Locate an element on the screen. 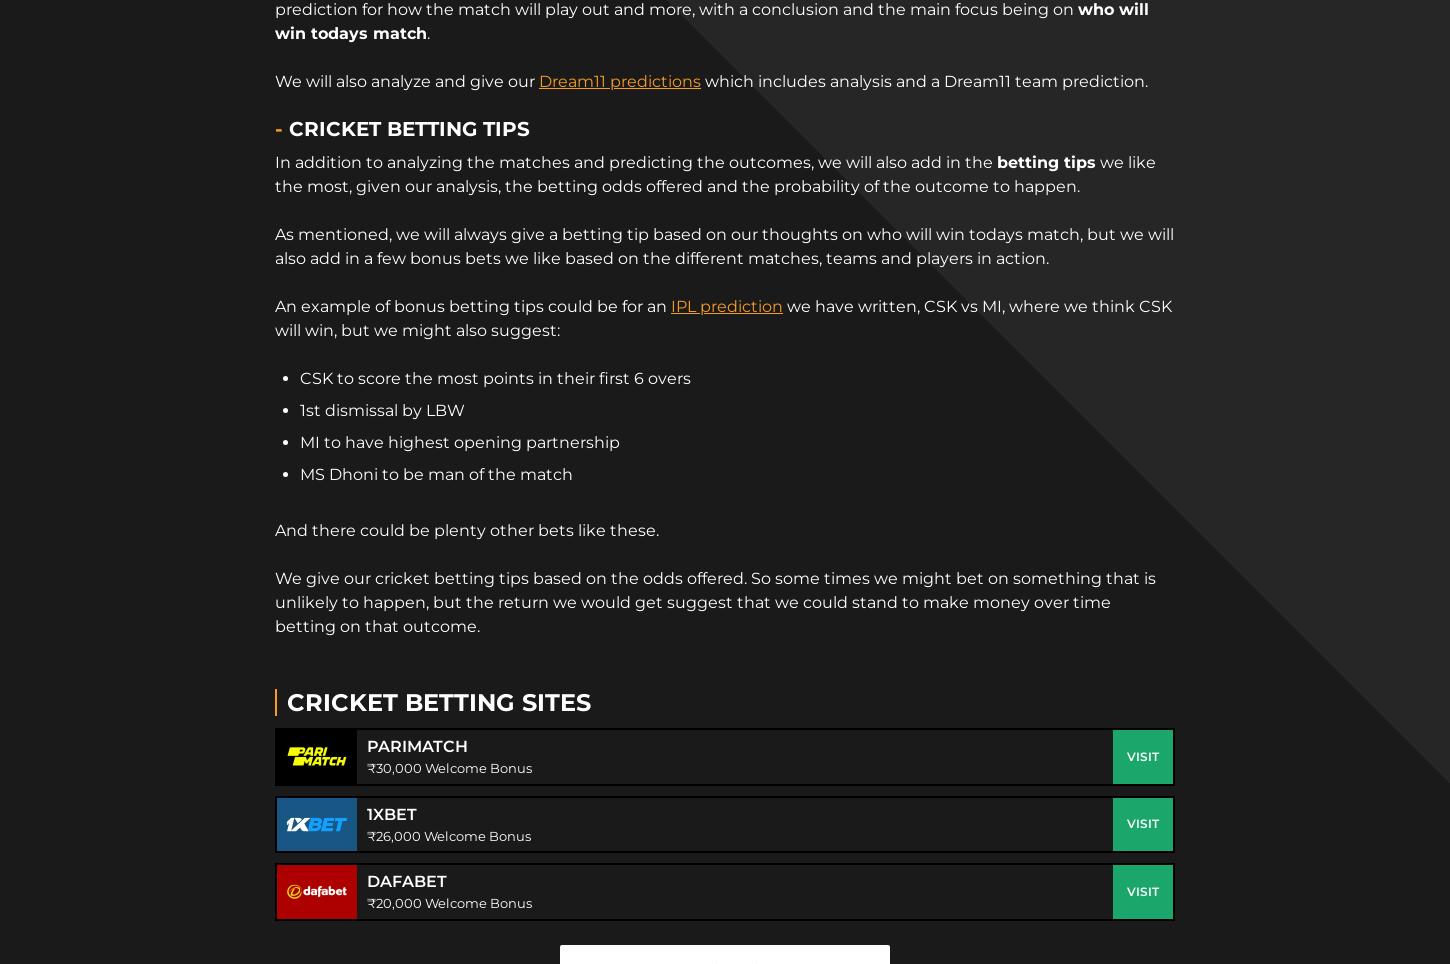 The height and width of the screenshot is (964, 1450). 'Dream11 predictions' is located at coordinates (619, 80).